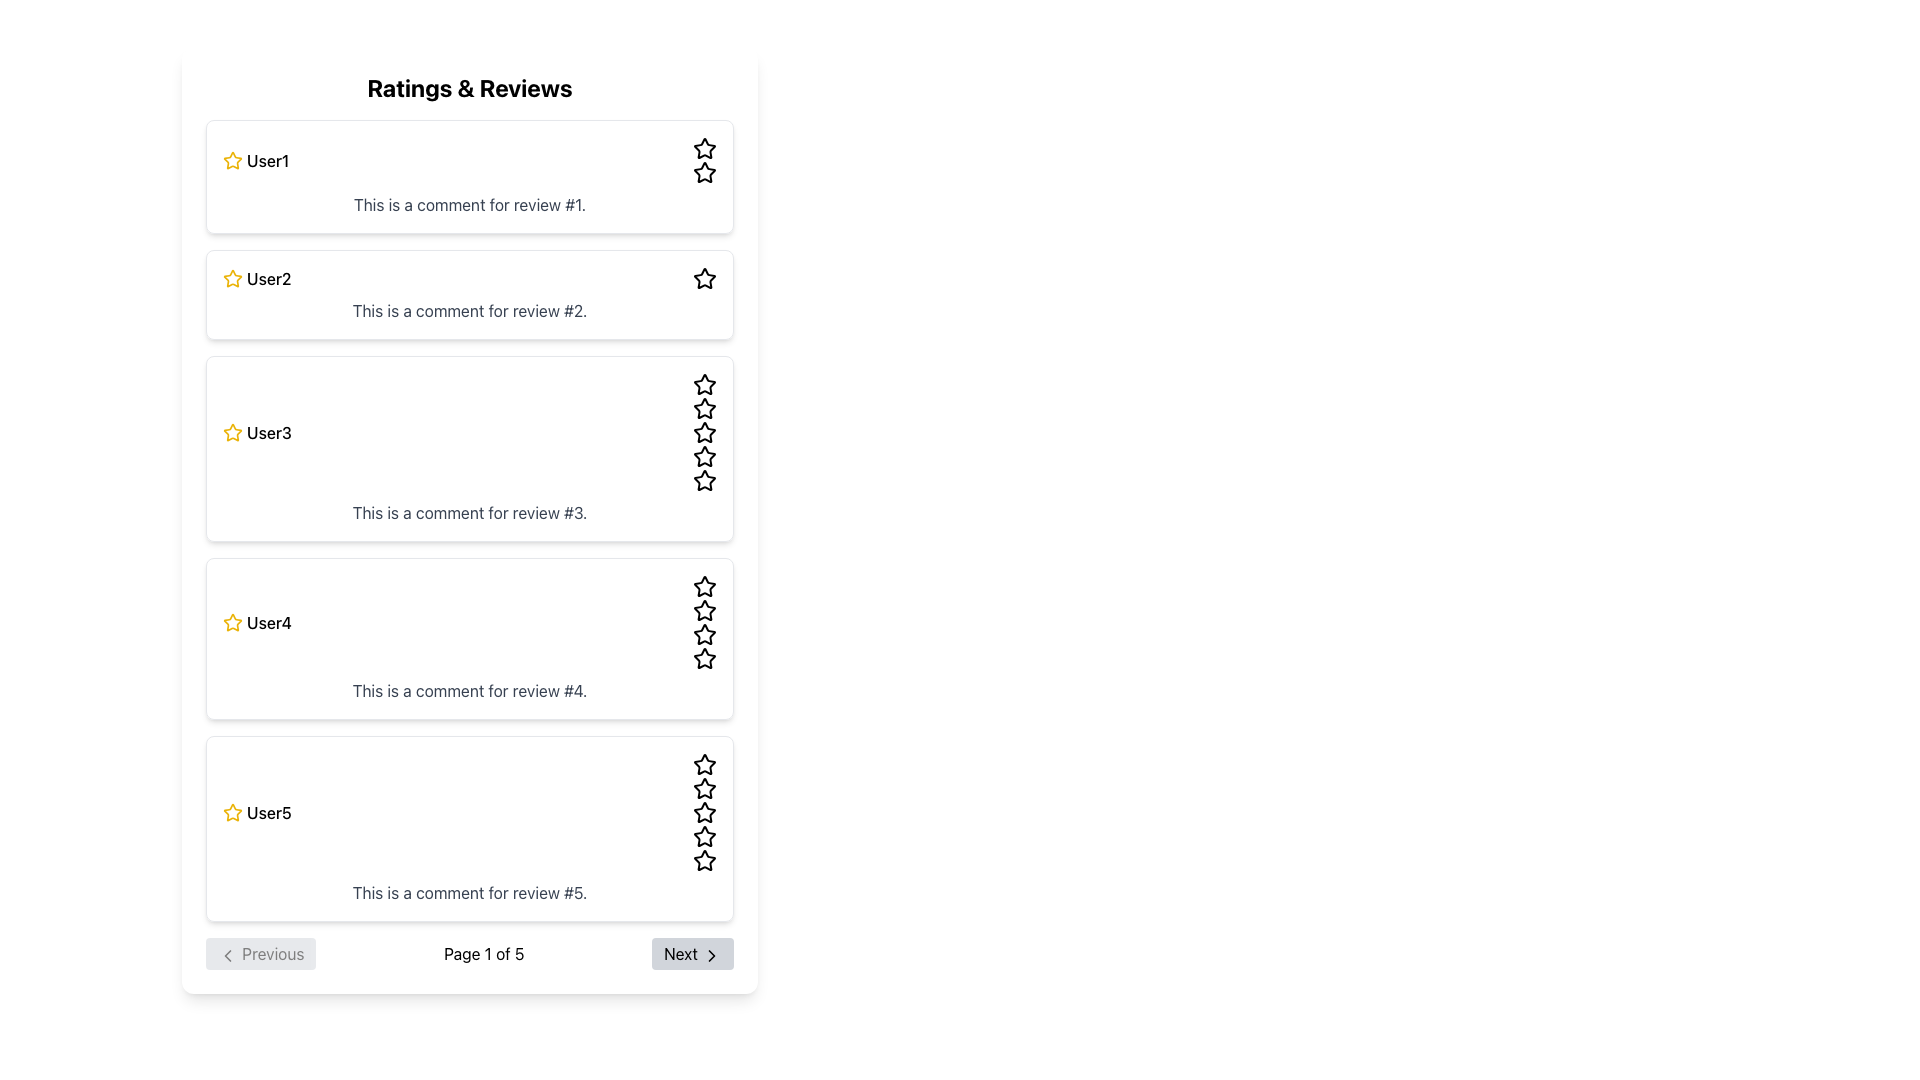  Describe the element at coordinates (705, 456) in the screenshot. I see `the sixth star icon in the row associated with the third review to rate it` at that location.